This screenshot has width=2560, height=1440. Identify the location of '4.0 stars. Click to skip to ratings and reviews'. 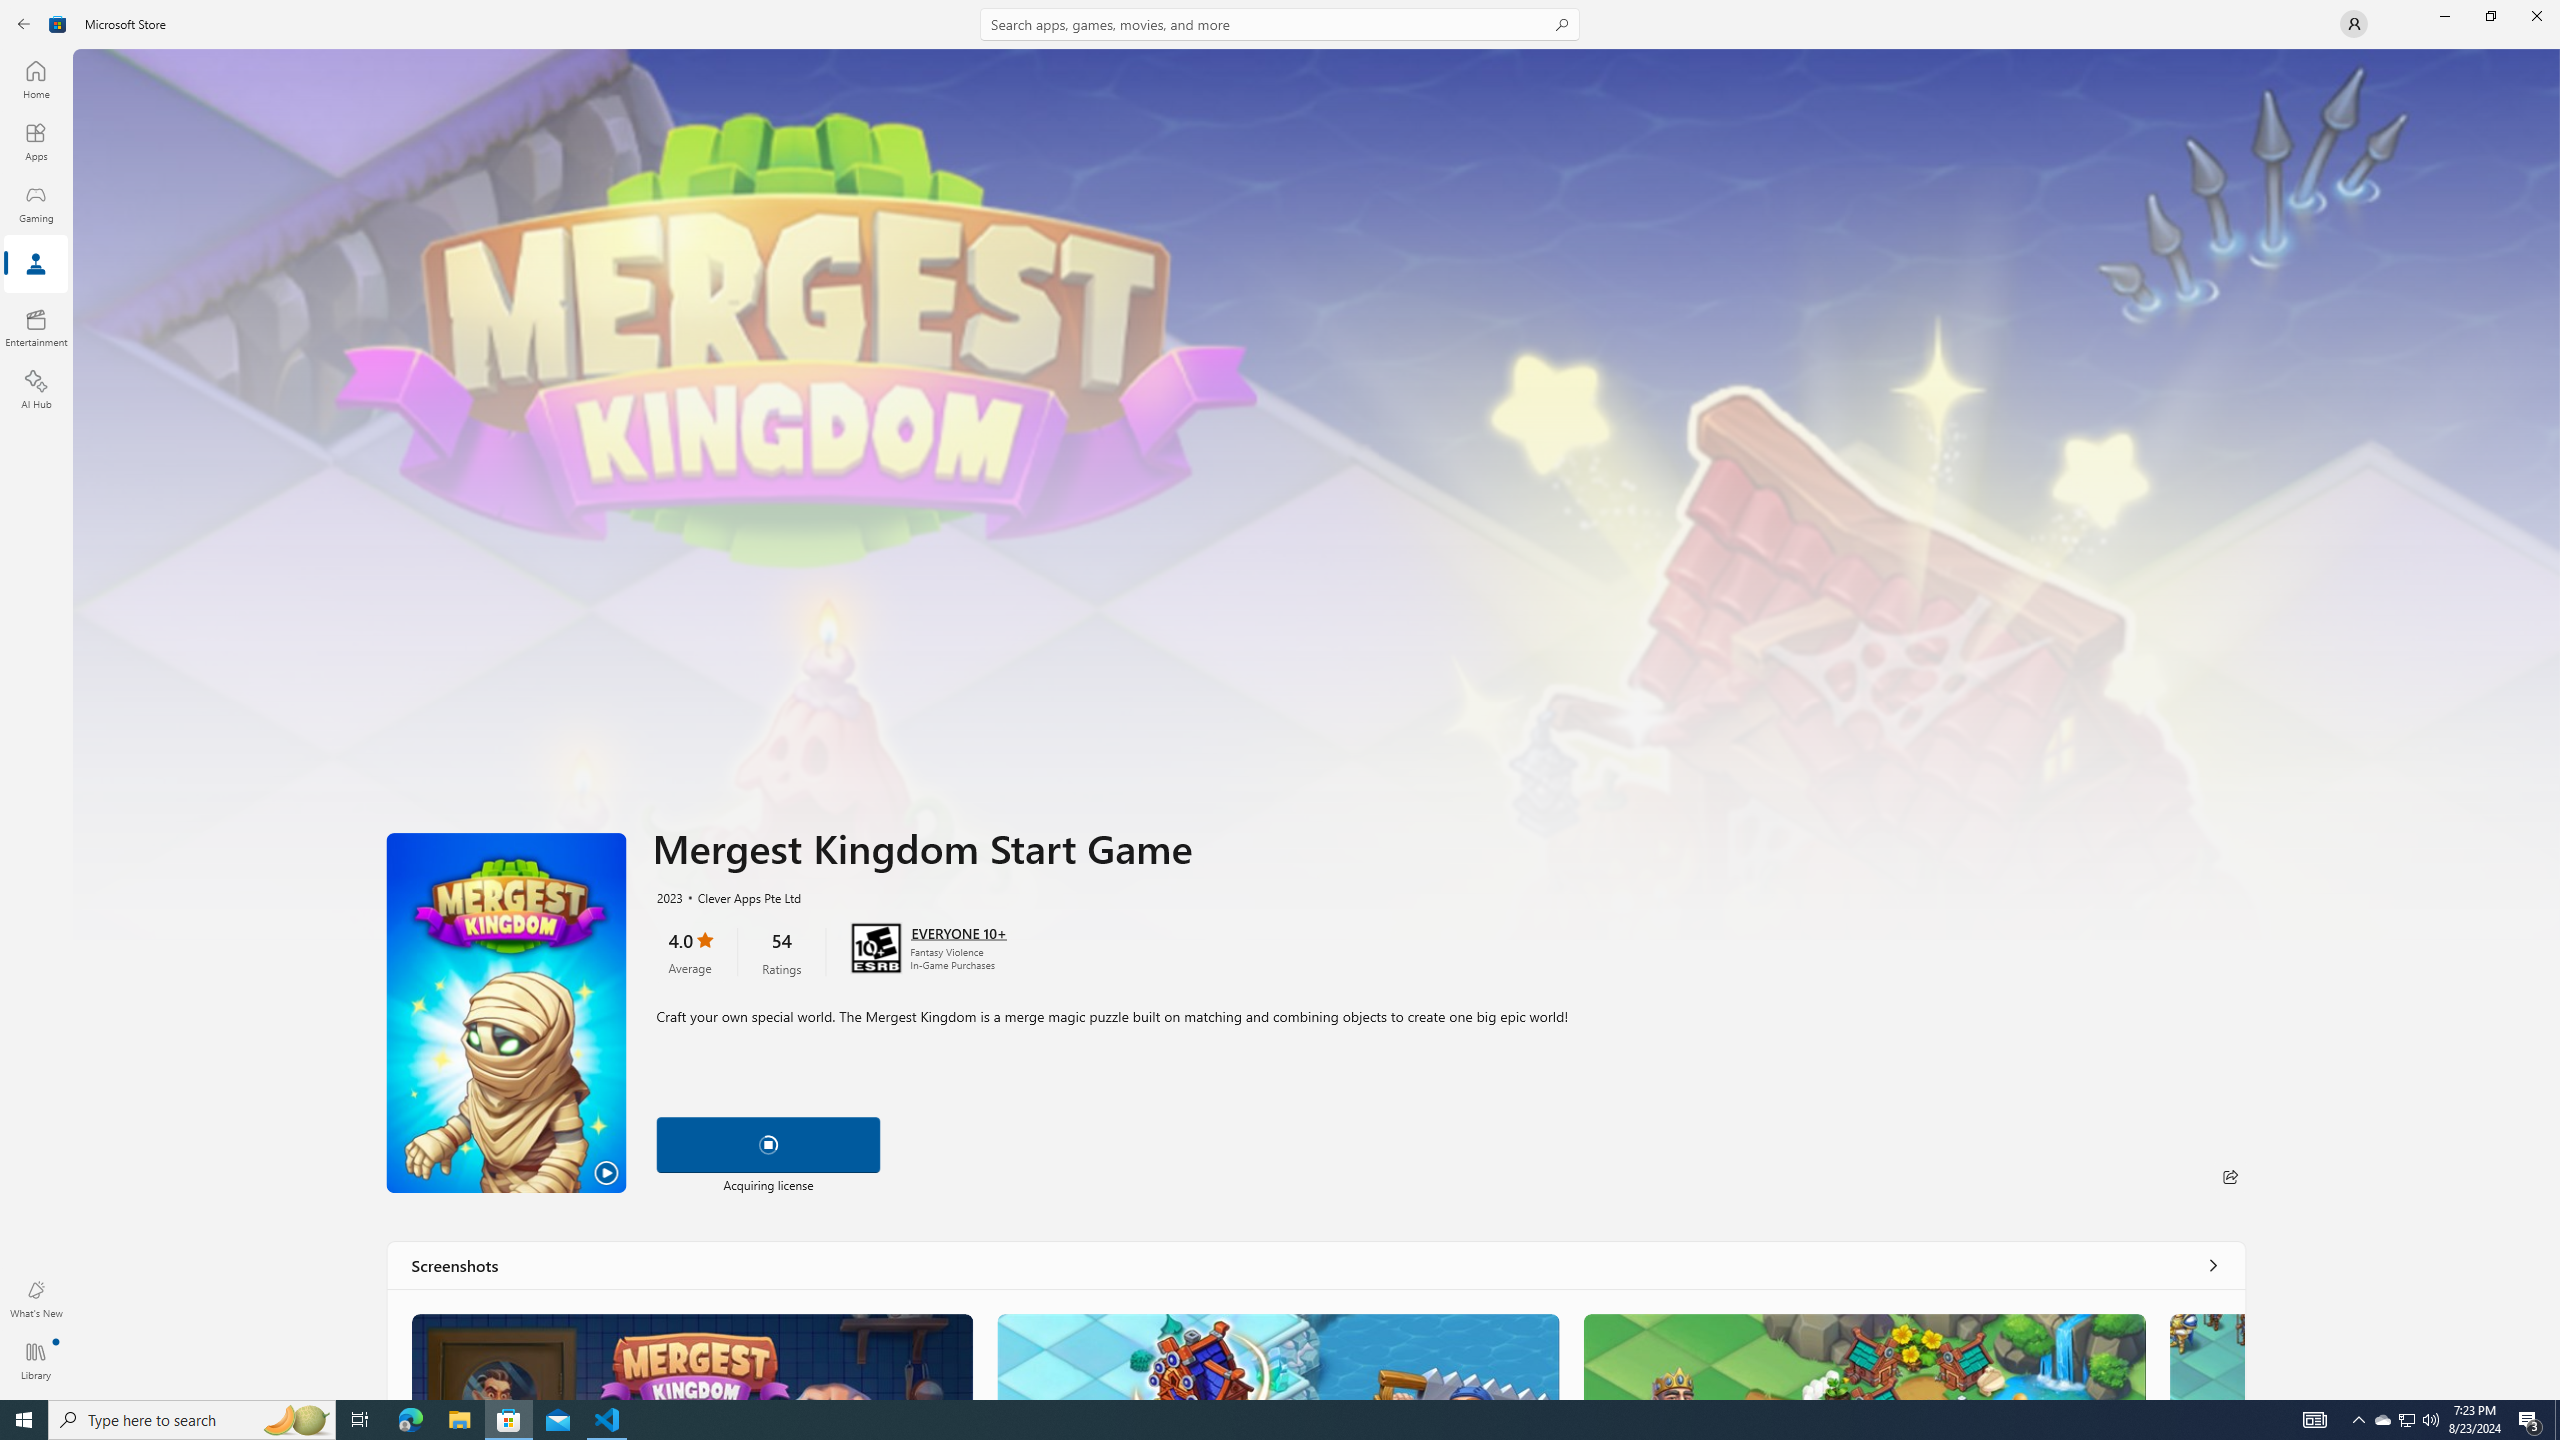
(688, 950).